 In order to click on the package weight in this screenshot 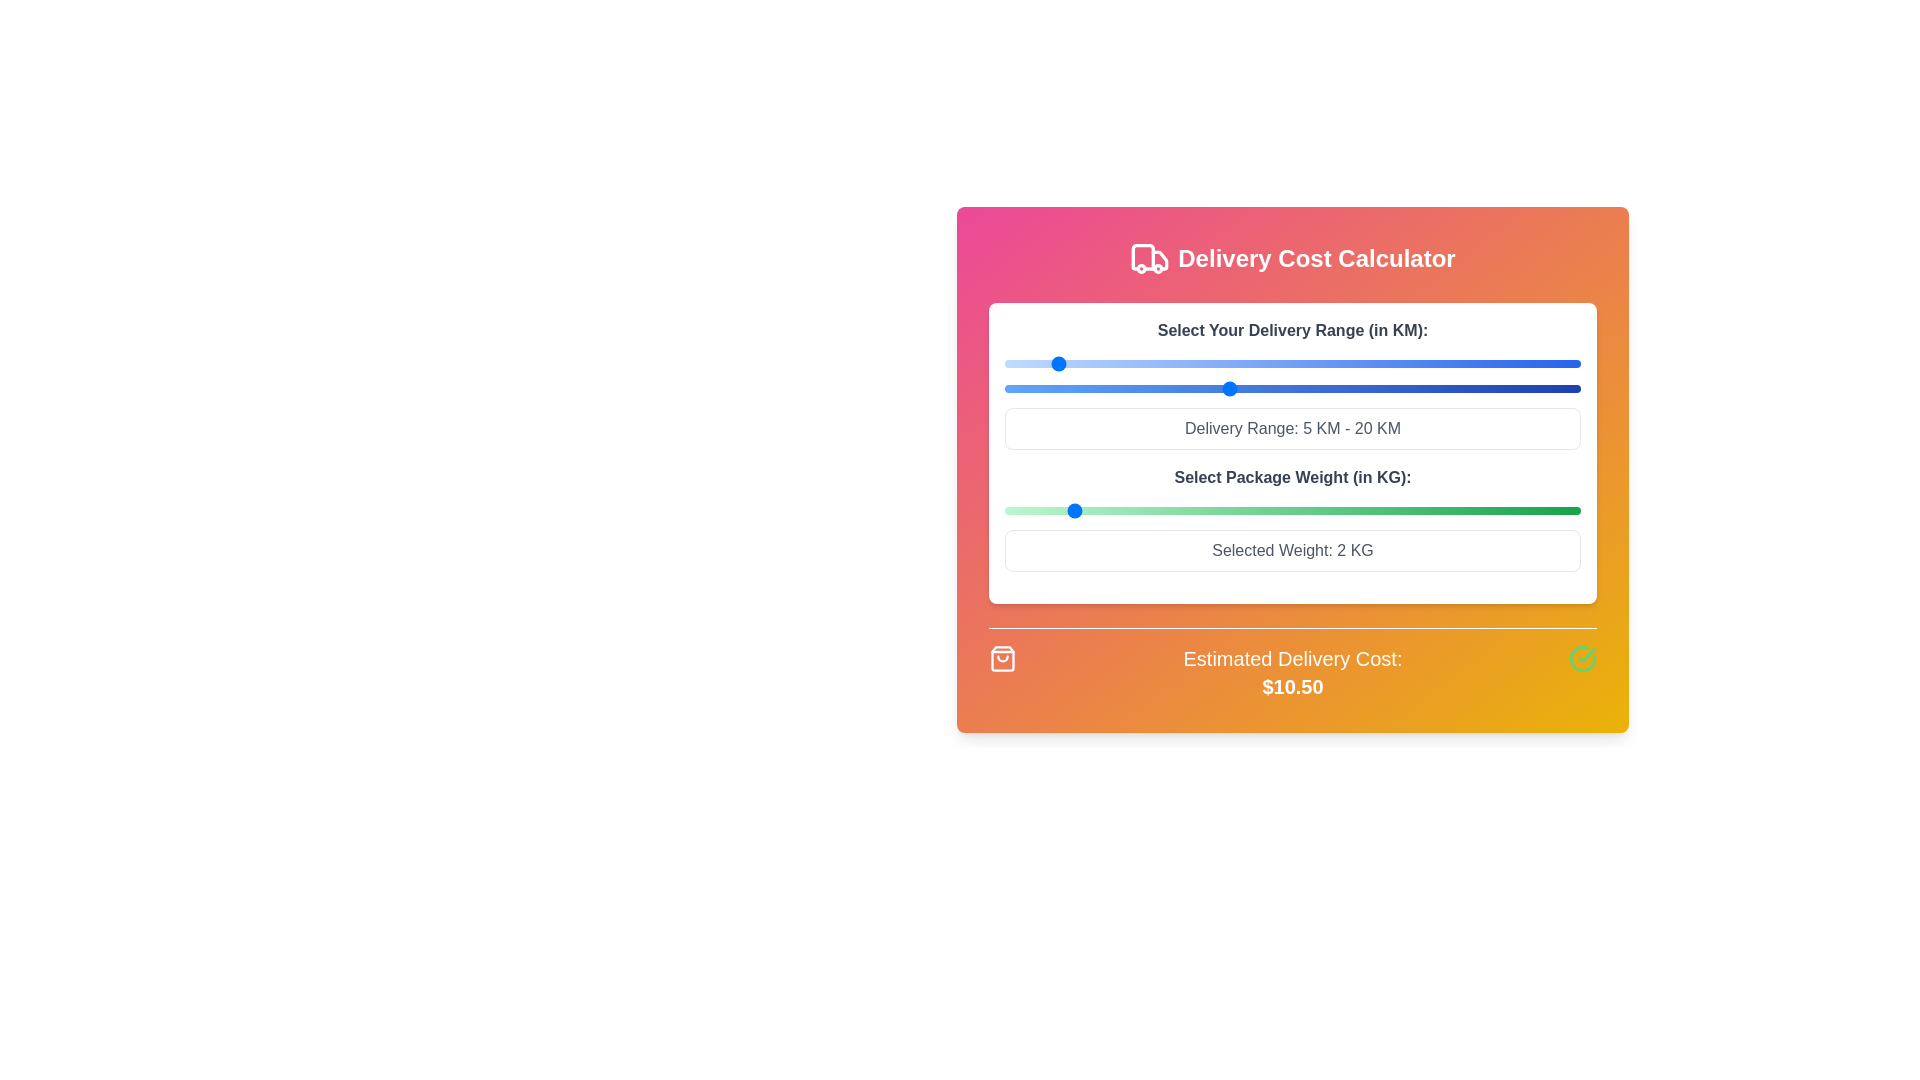, I will do `click(1196, 509)`.